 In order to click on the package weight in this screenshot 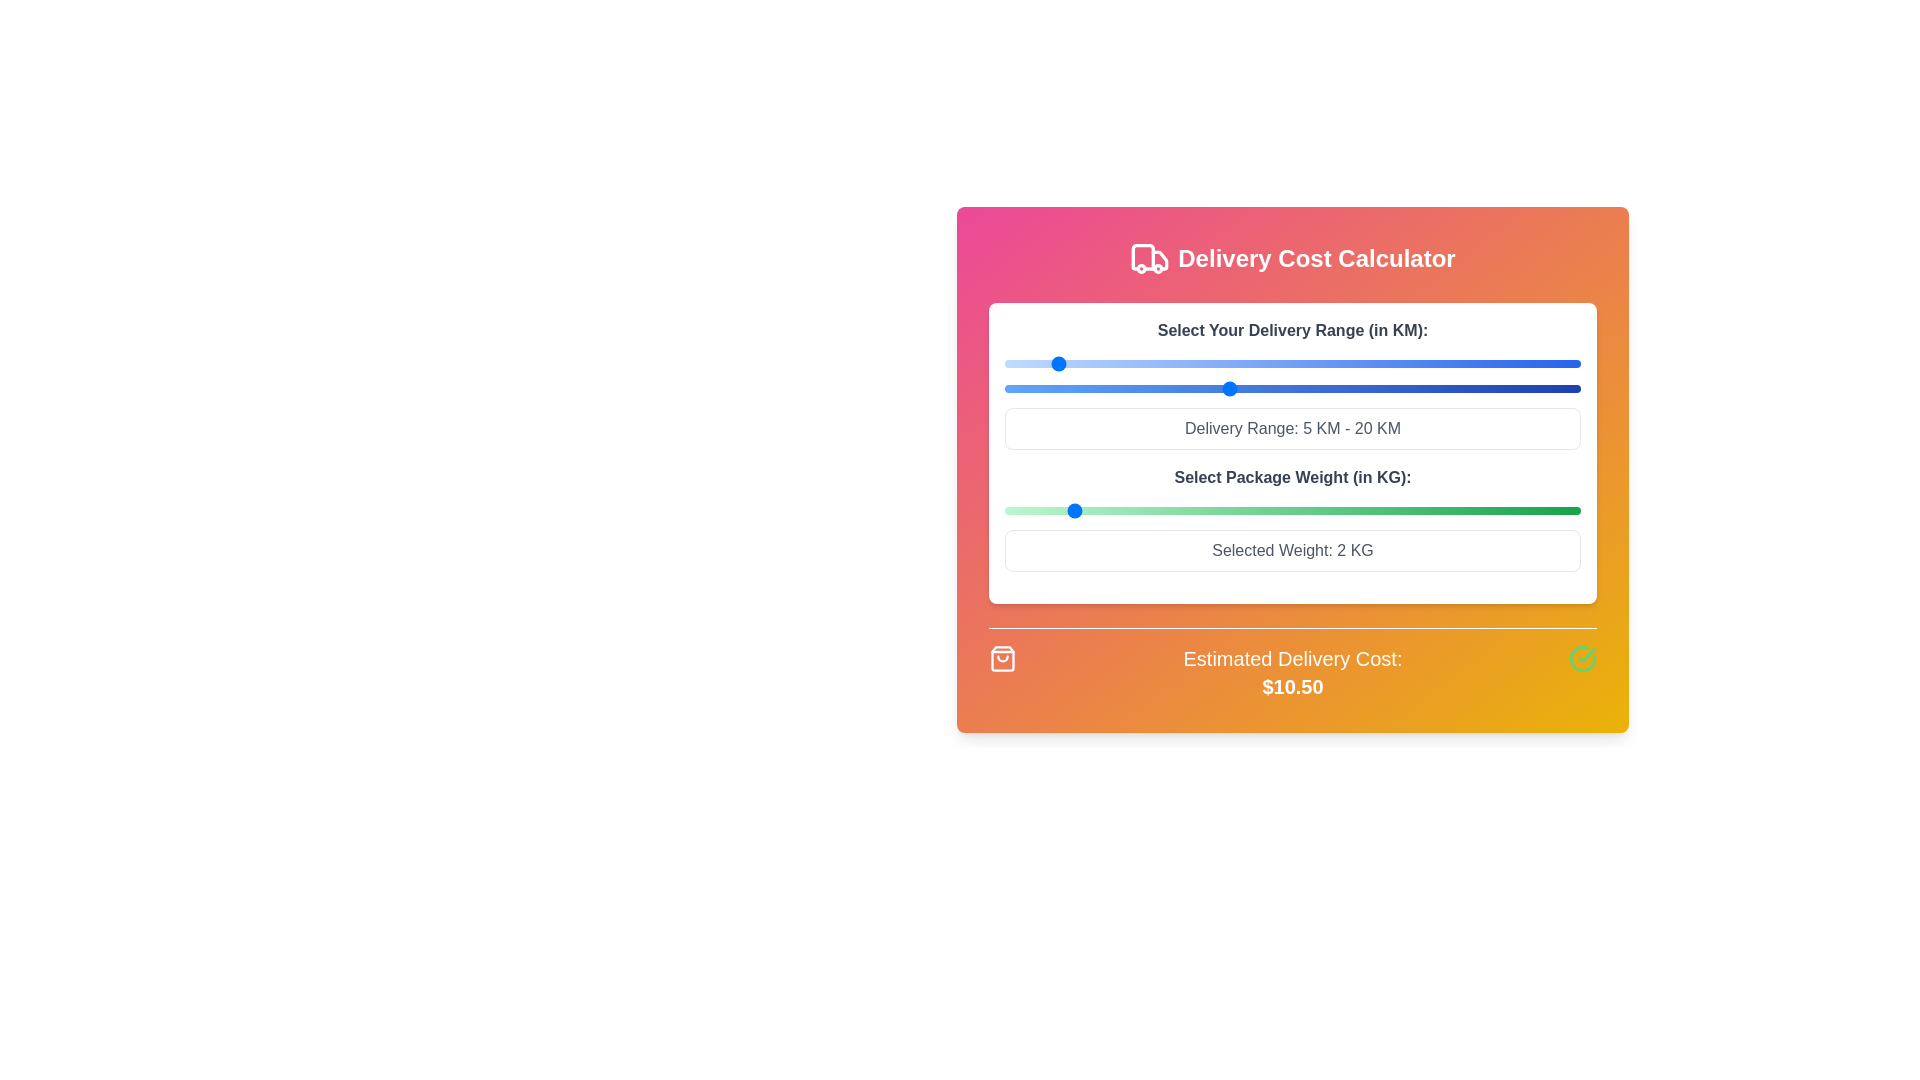, I will do `click(1196, 509)`.